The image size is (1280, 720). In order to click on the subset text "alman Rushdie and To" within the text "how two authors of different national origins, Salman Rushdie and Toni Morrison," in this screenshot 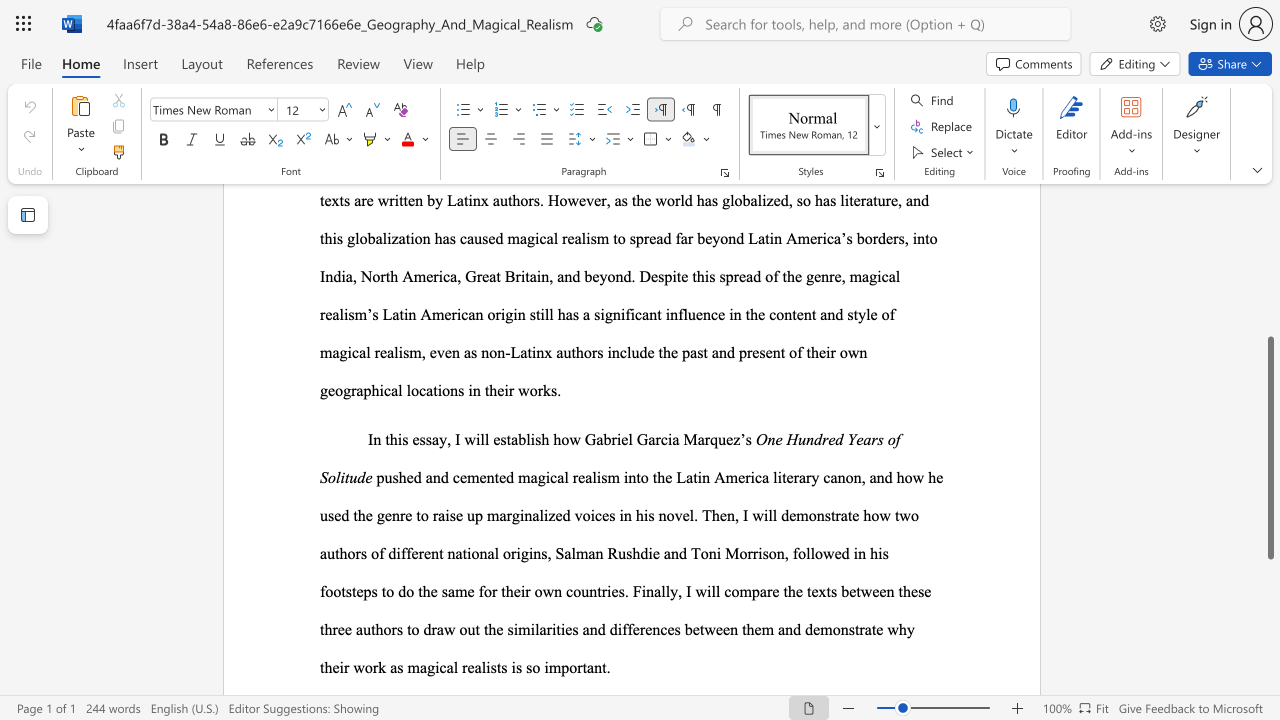, I will do `click(563, 553)`.